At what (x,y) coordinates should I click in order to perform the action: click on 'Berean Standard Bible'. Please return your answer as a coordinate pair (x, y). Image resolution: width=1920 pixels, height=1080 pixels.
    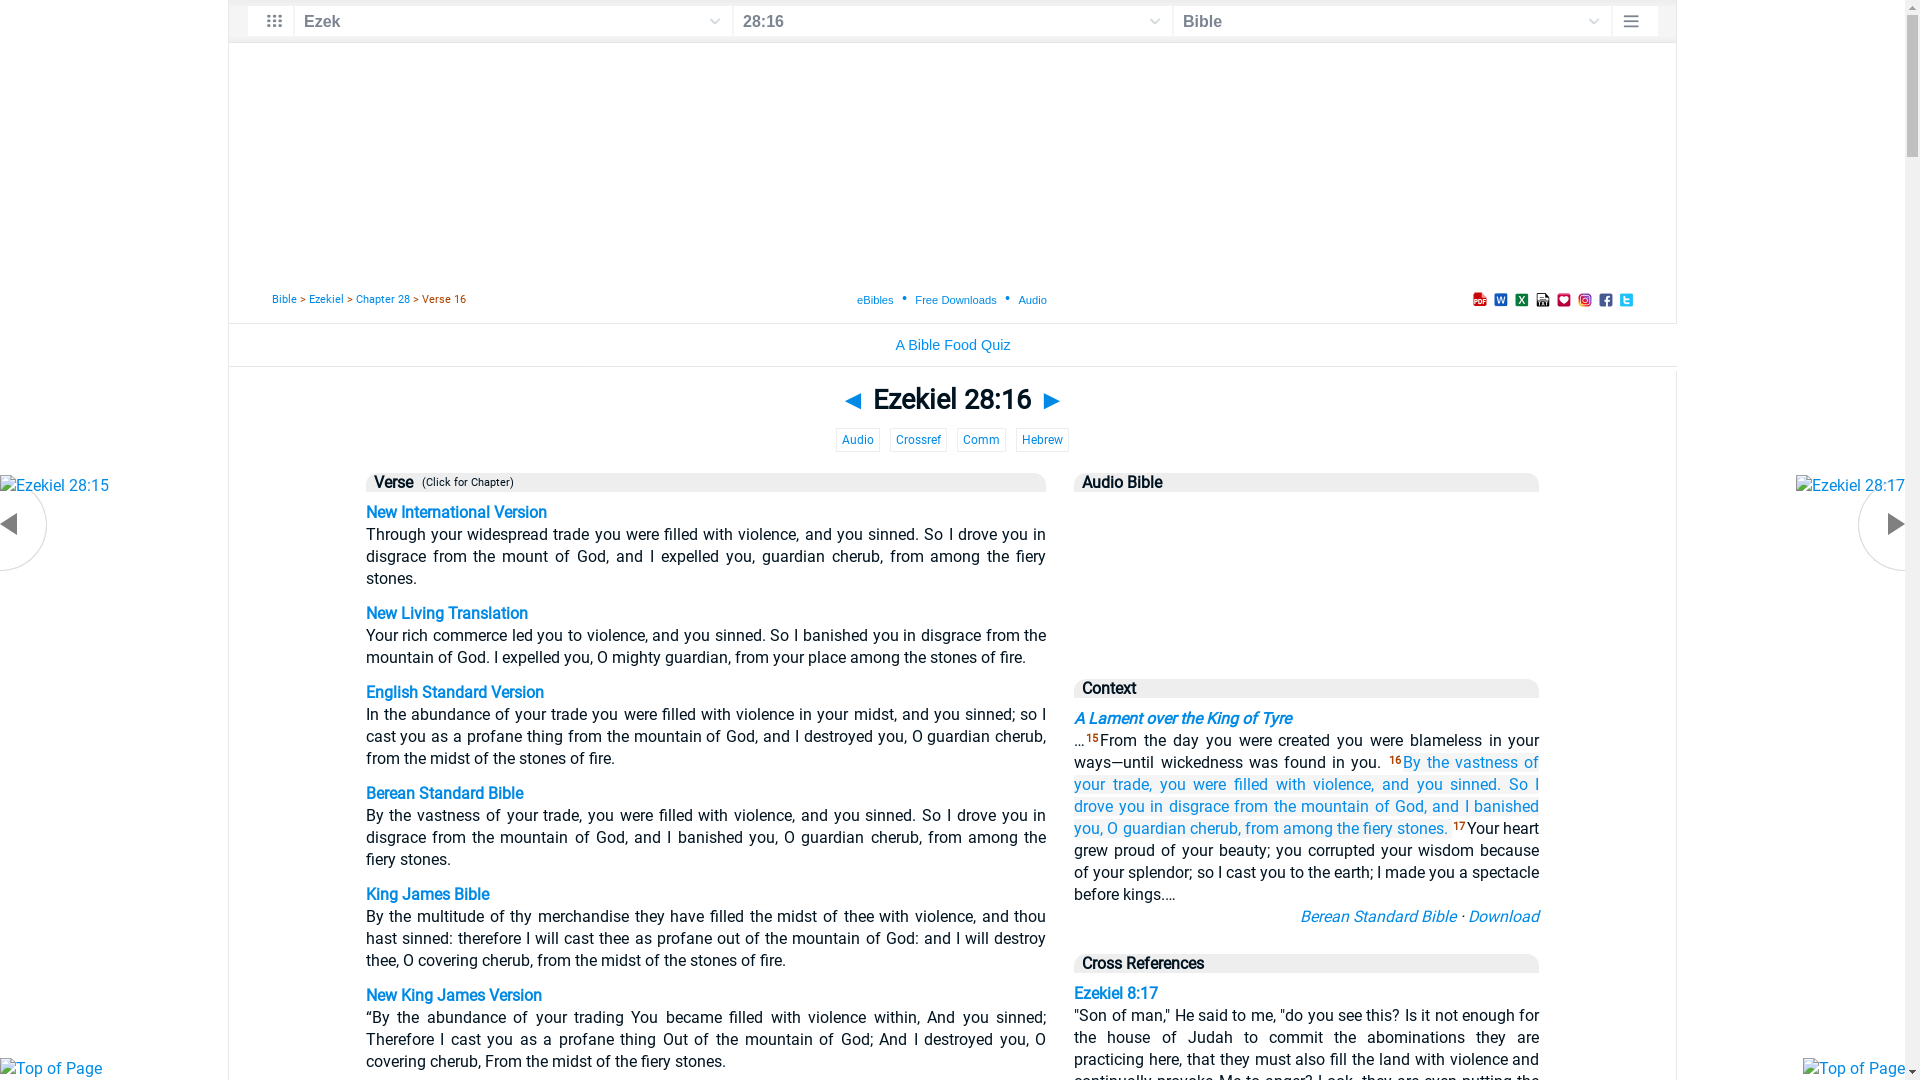
    Looking at the image, I should click on (365, 792).